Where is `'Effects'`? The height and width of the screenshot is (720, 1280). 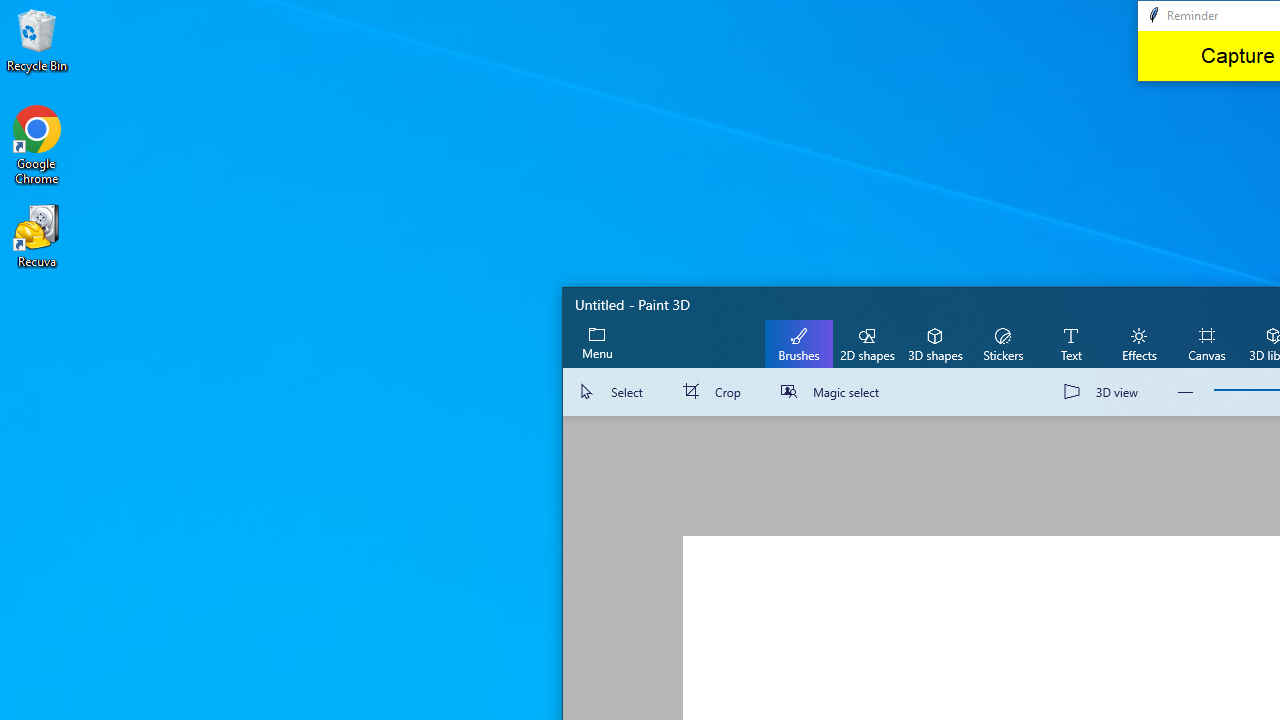 'Effects' is located at coordinates (1138, 342).